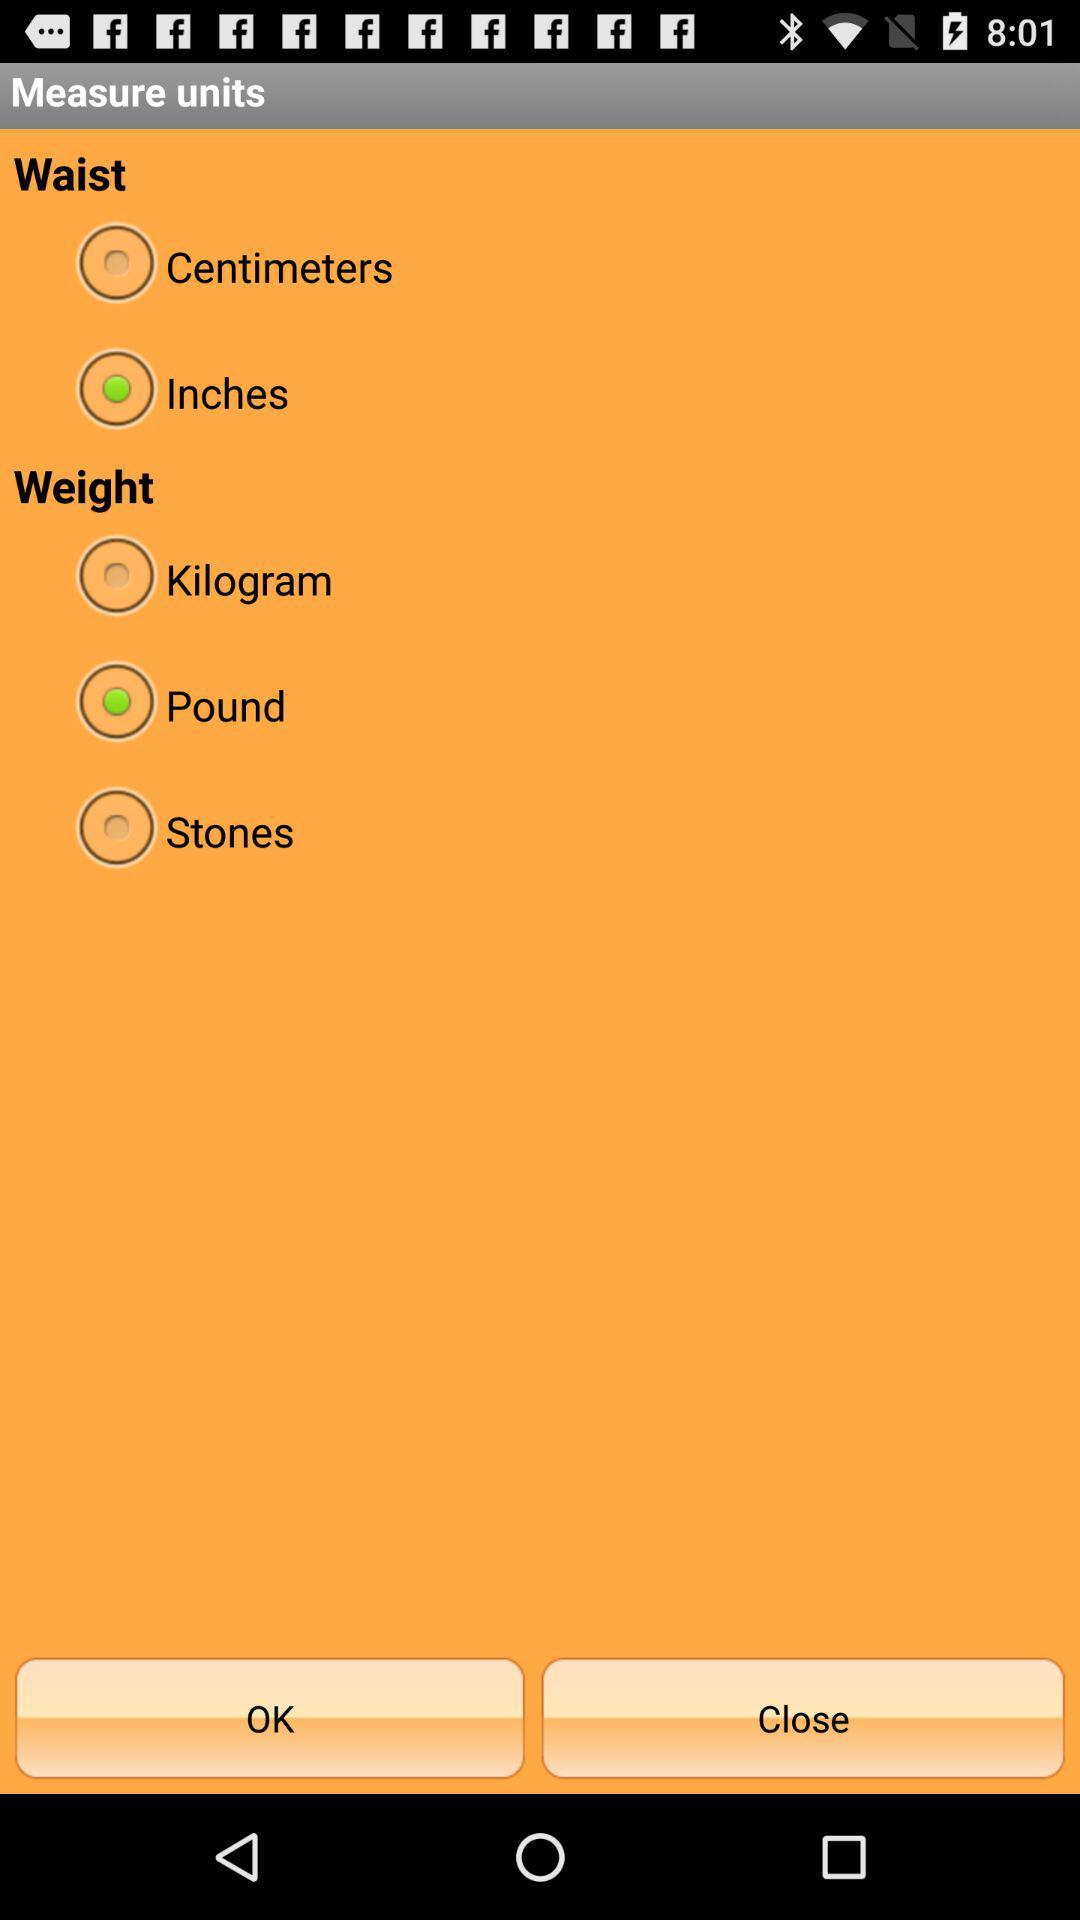 This screenshot has height=1920, width=1080. What do you see at coordinates (540, 392) in the screenshot?
I see `inches` at bounding box center [540, 392].